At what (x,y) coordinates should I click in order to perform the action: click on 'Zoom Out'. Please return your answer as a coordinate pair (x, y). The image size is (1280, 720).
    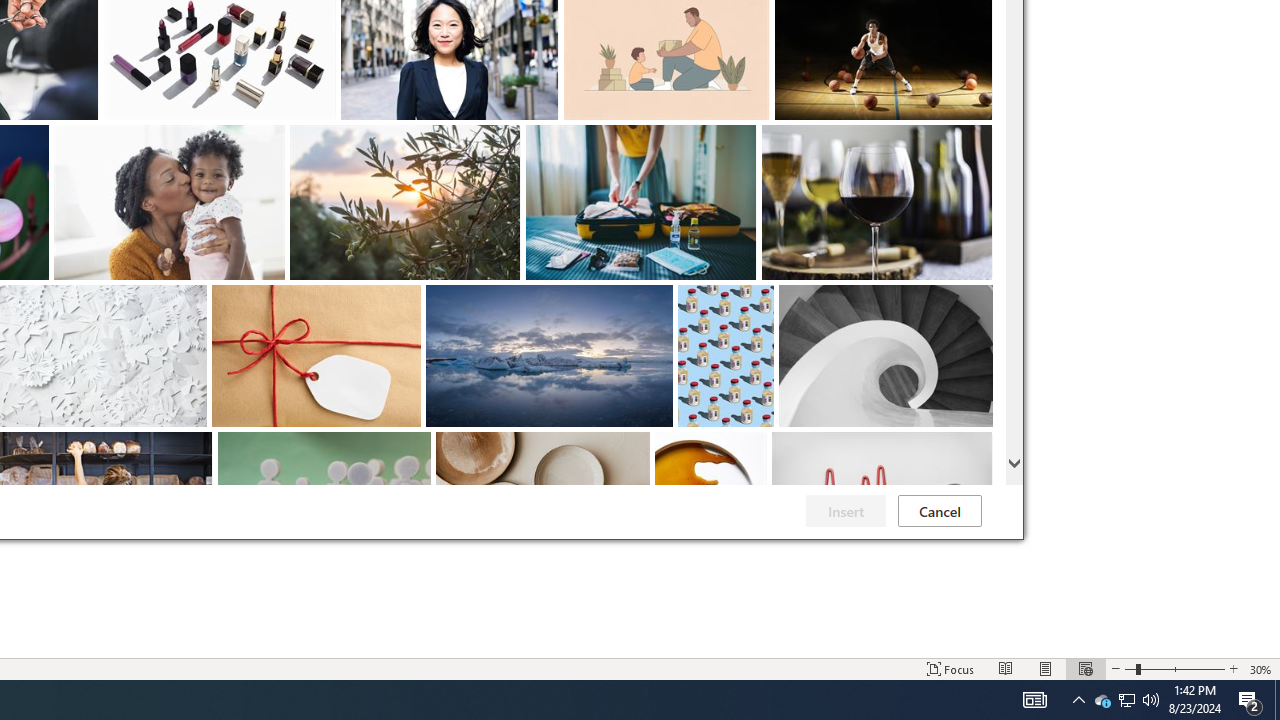
    Looking at the image, I should click on (1151, 698).